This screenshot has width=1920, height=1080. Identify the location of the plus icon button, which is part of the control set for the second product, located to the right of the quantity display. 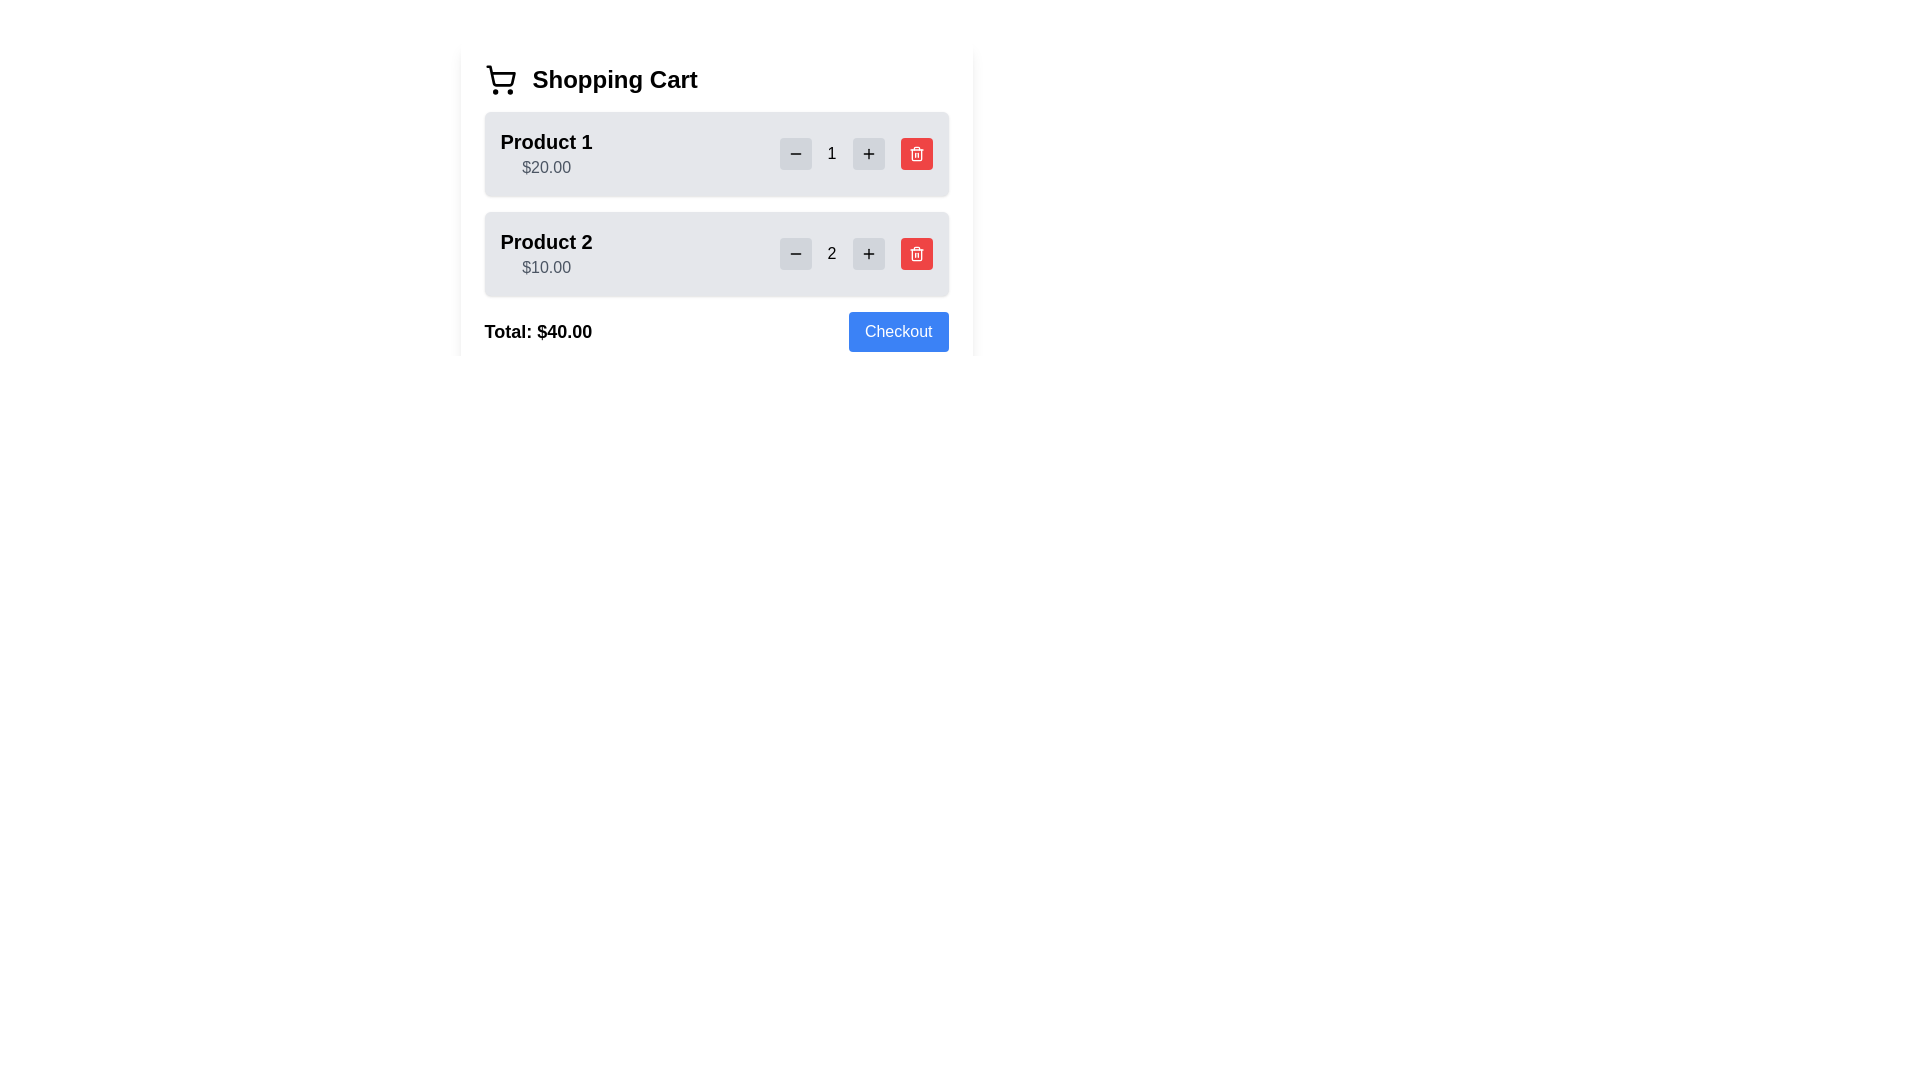
(868, 253).